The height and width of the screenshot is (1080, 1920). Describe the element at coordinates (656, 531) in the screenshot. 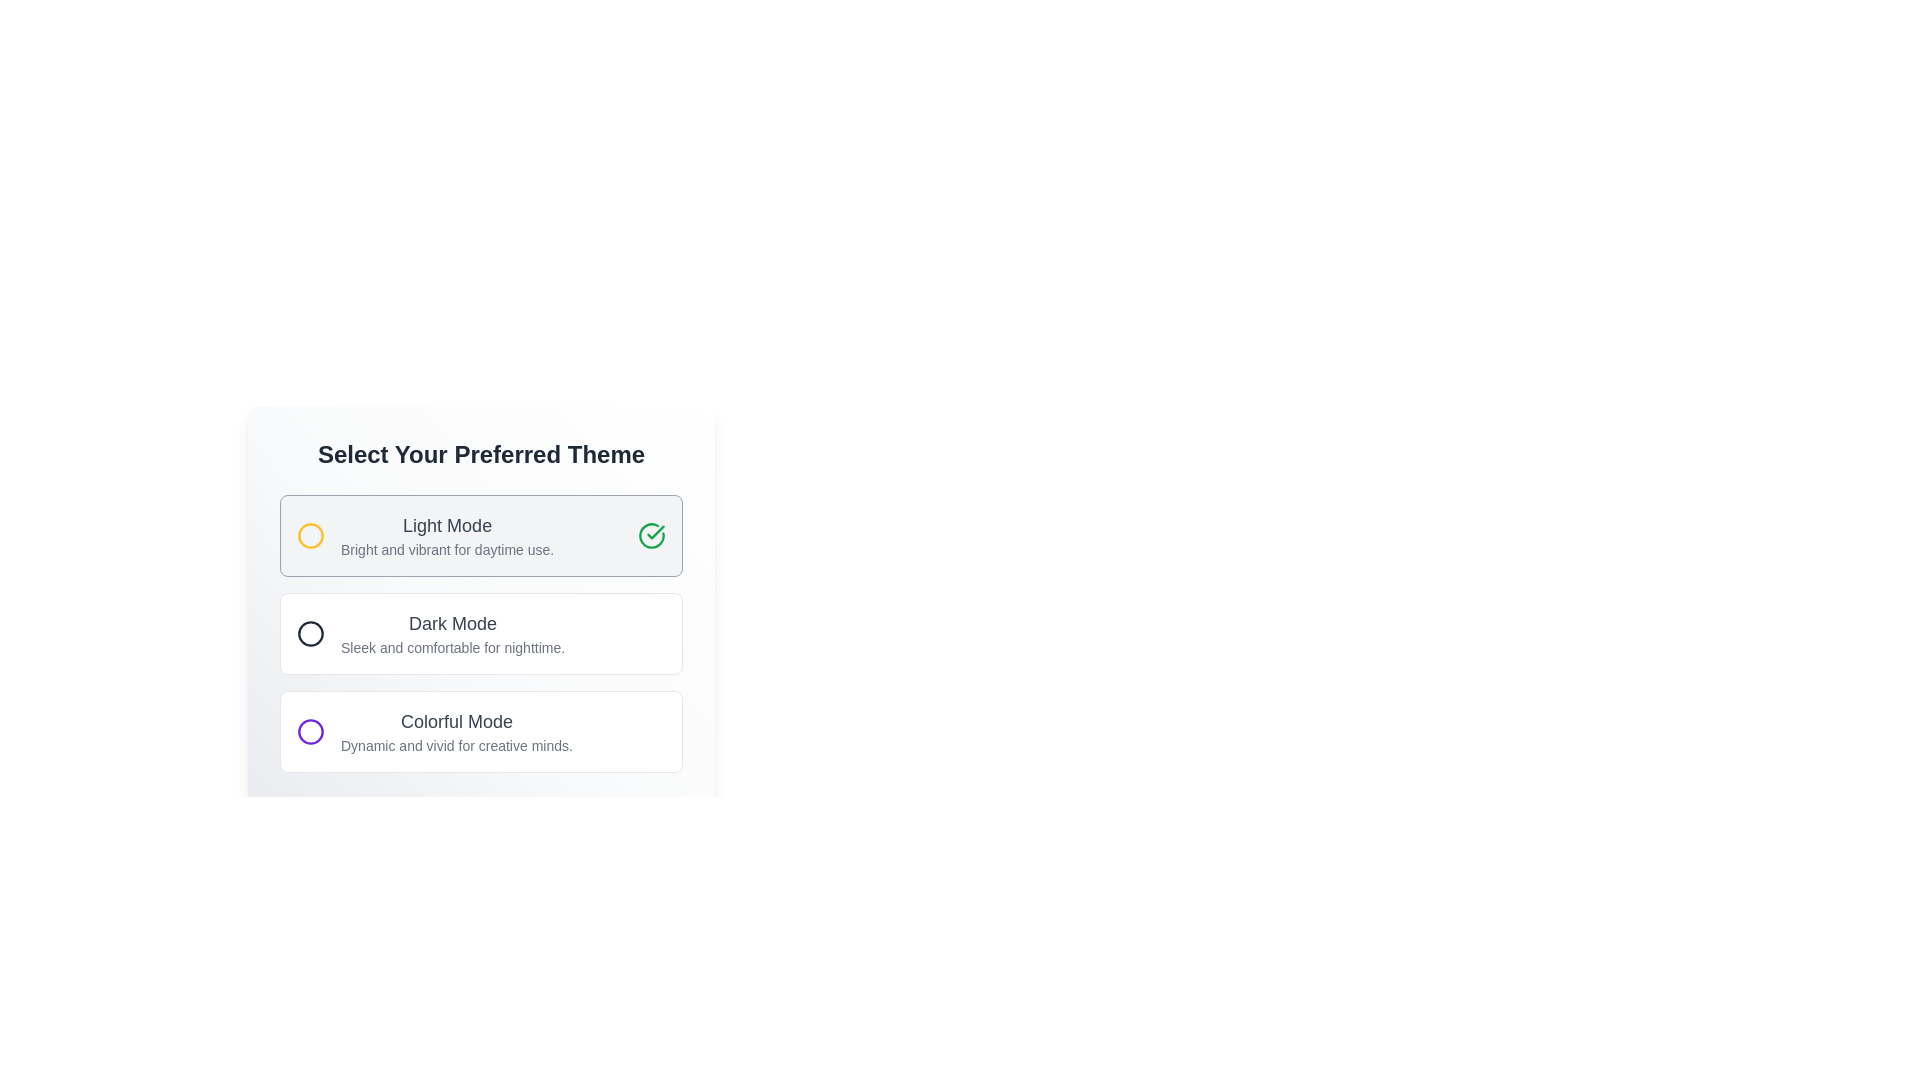

I see `the green checkmark icon within the 'Light Mode' selection box as a confirmation sign` at that location.